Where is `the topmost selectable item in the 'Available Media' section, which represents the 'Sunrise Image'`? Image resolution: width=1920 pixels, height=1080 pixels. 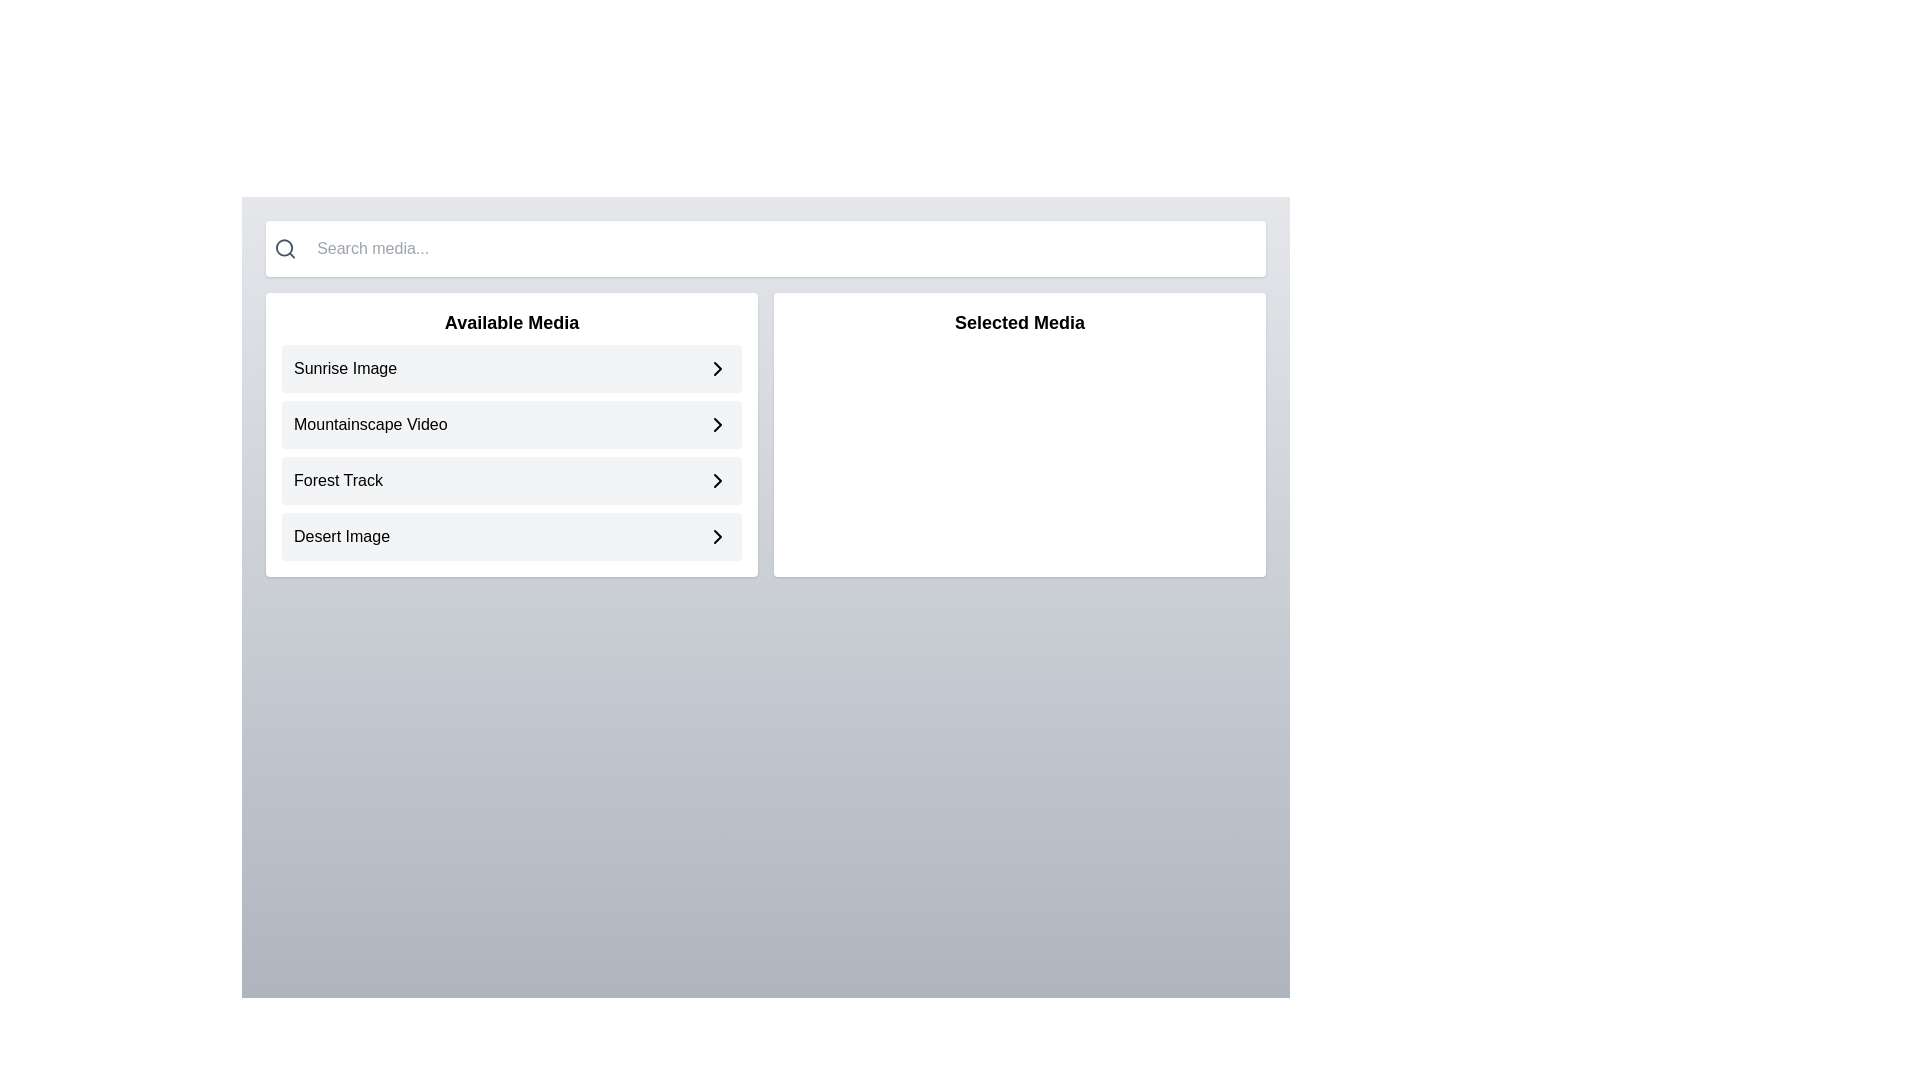 the topmost selectable item in the 'Available Media' section, which represents the 'Sunrise Image' is located at coordinates (512, 369).